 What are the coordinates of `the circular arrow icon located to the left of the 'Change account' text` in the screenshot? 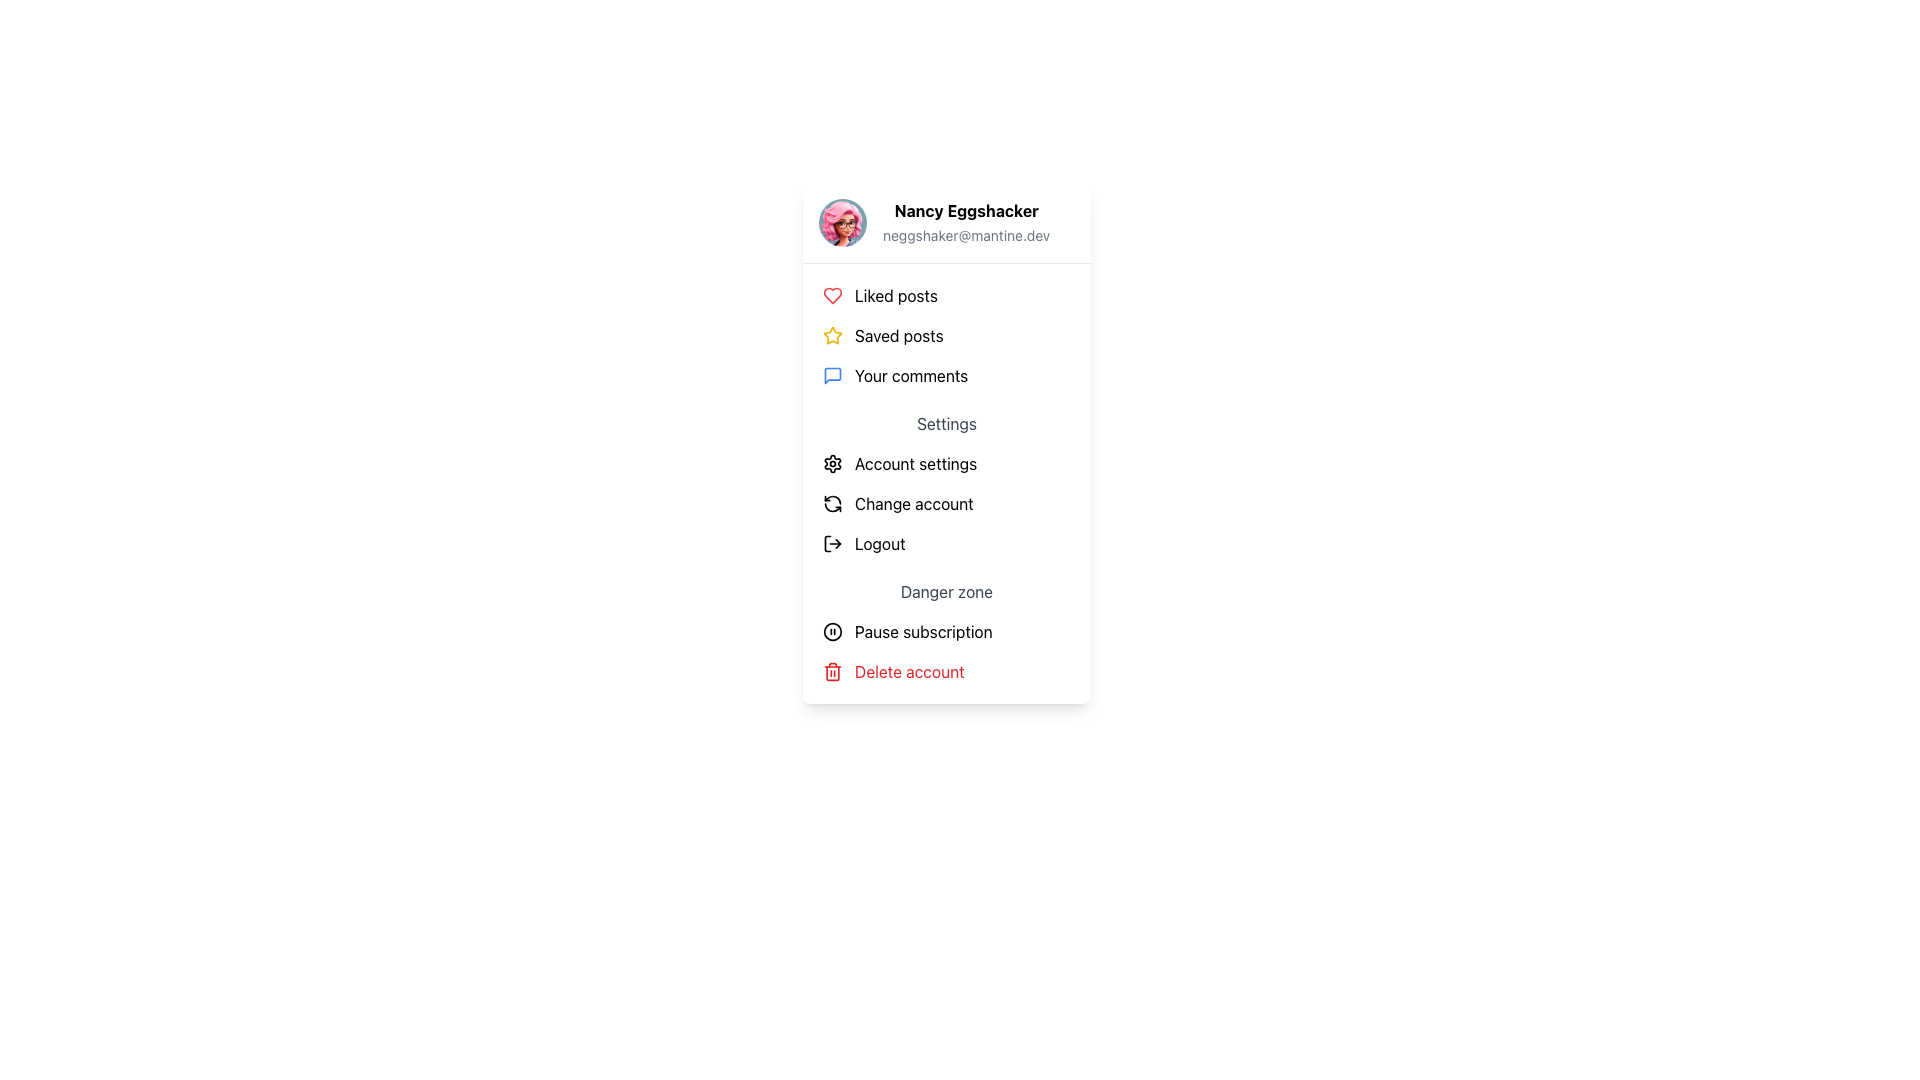 It's located at (833, 503).